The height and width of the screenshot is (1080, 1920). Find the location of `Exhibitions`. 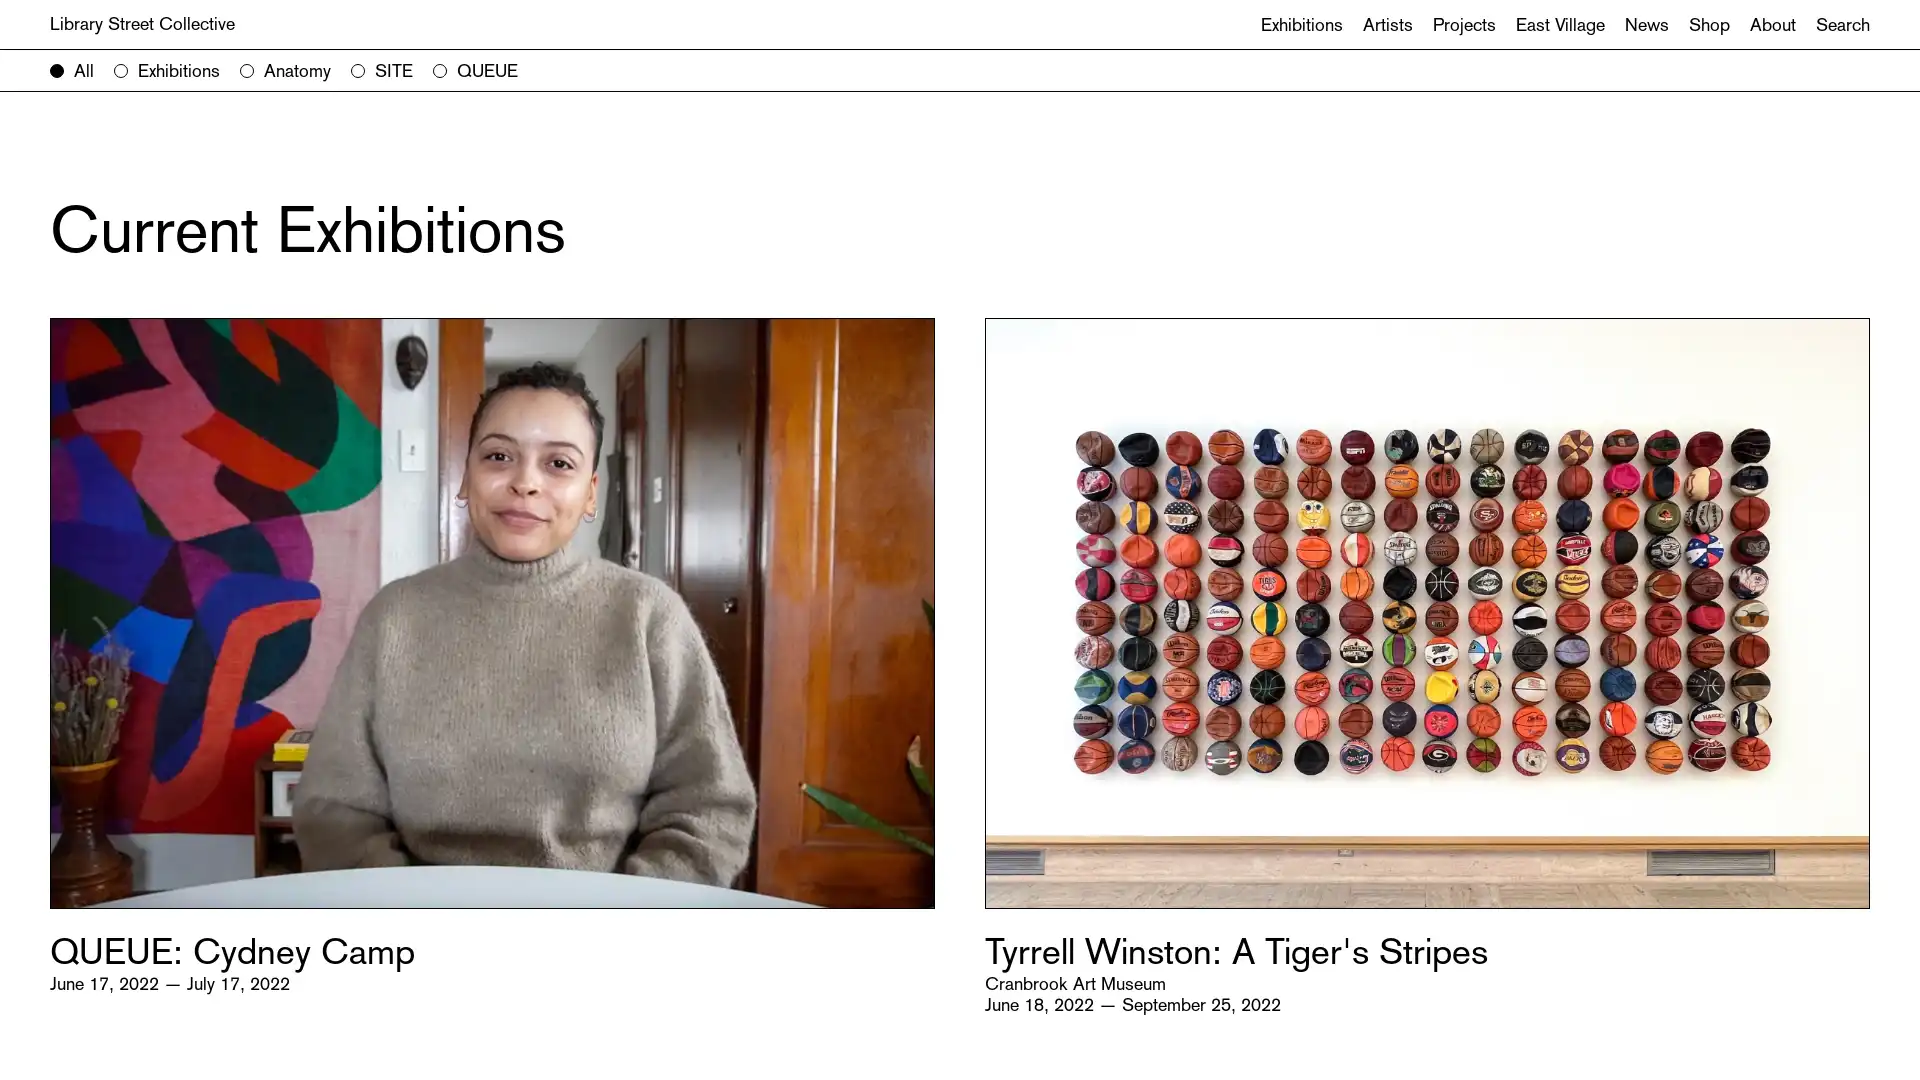

Exhibitions is located at coordinates (167, 69).